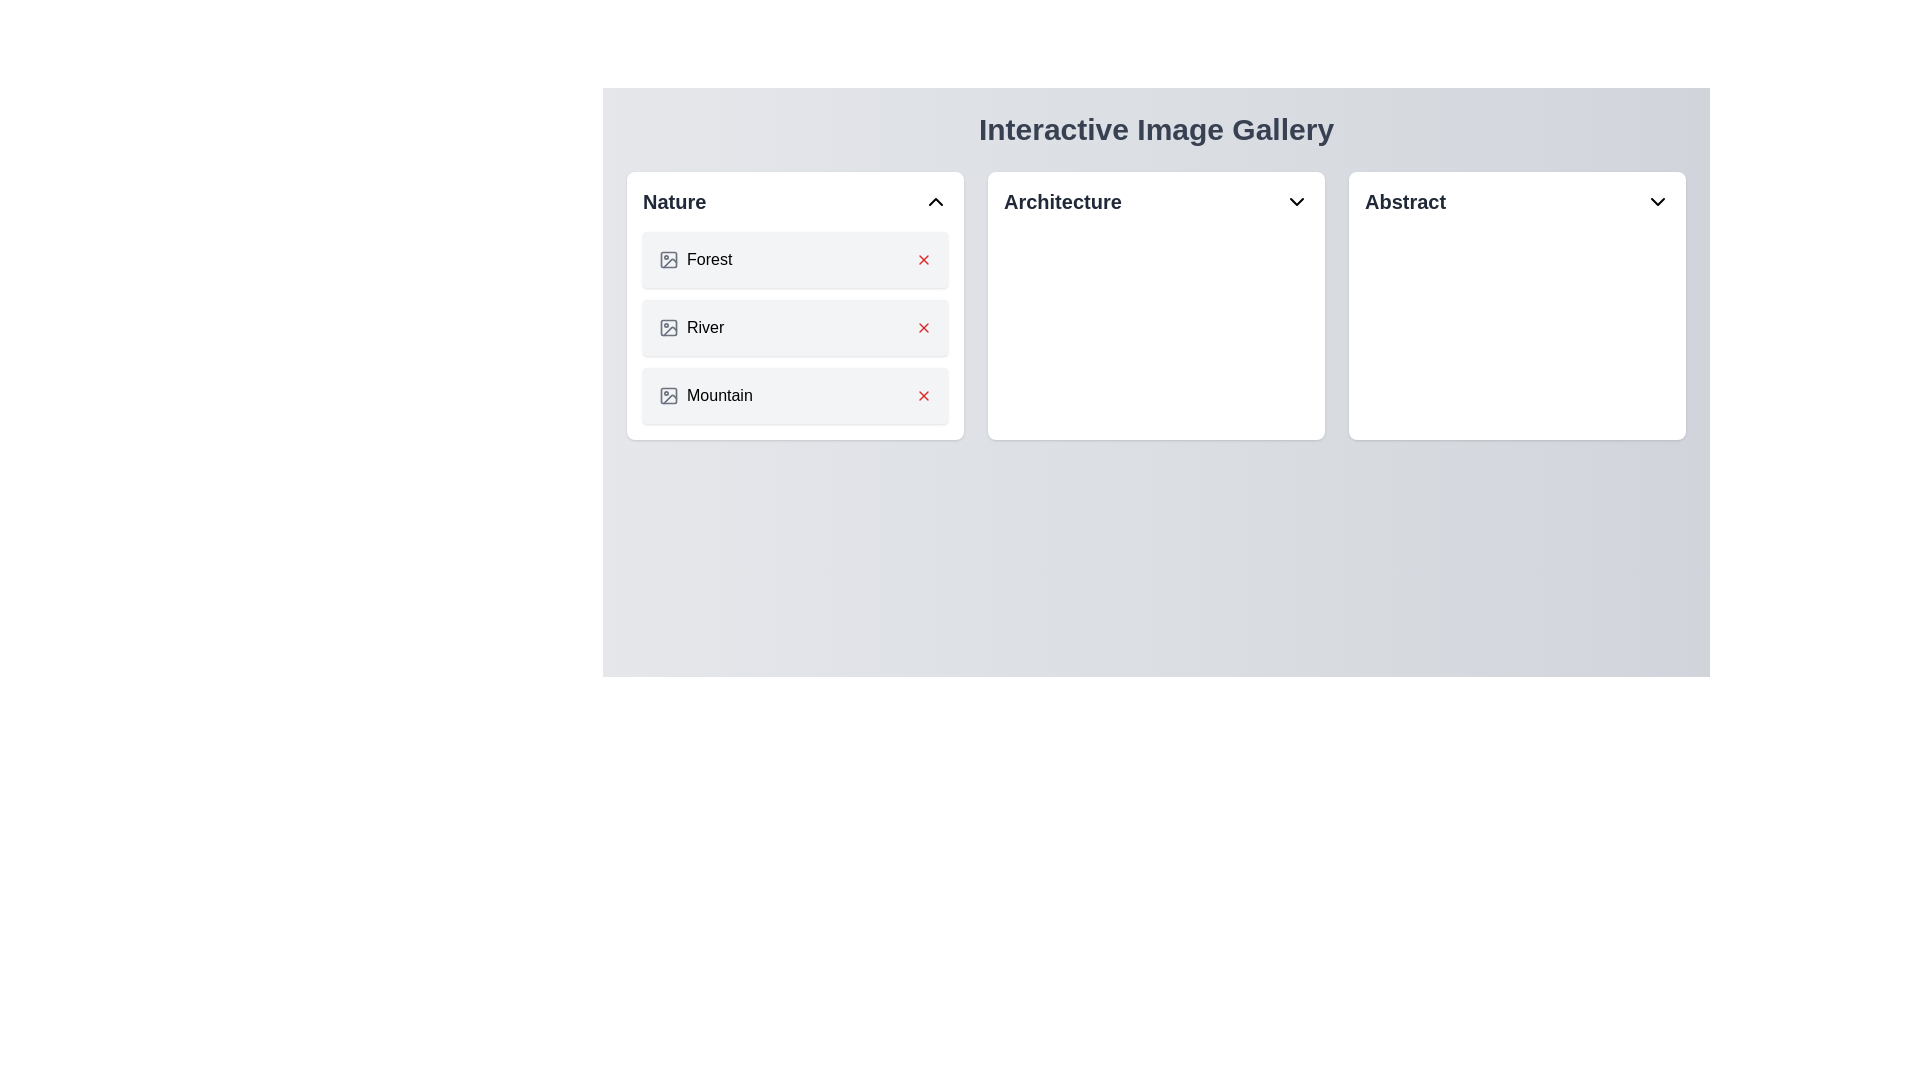 This screenshot has height=1080, width=1920. What do you see at coordinates (668, 396) in the screenshot?
I see `the icon that visually symbolizes the 'Mountain' category, located at the left side of the 'Mountain' label within the 'Nature' category list` at bounding box center [668, 396].